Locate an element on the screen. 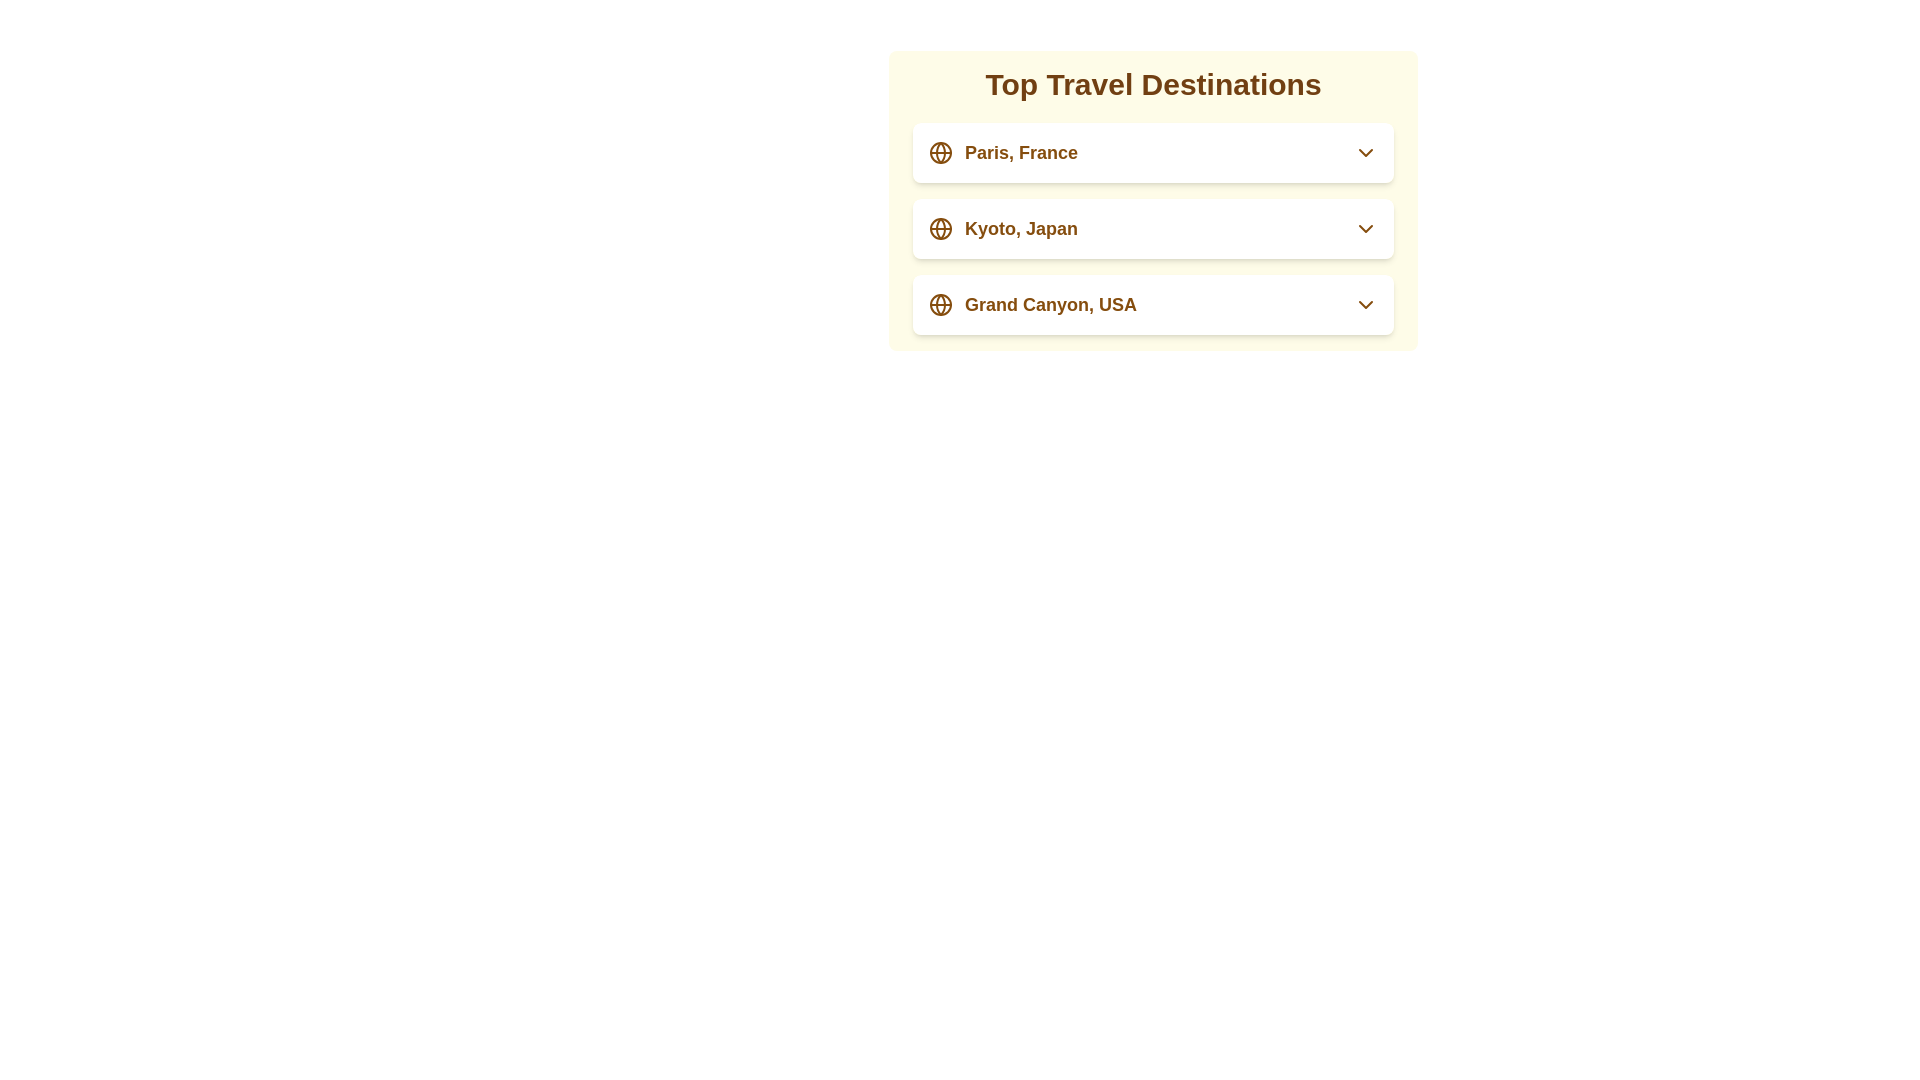  the decorative icon representing 'location' or 'world travel' next to the text 'Grand Canyon, USA' in the 'Top Travel Destinations' section is located at coordinates (939, 304).